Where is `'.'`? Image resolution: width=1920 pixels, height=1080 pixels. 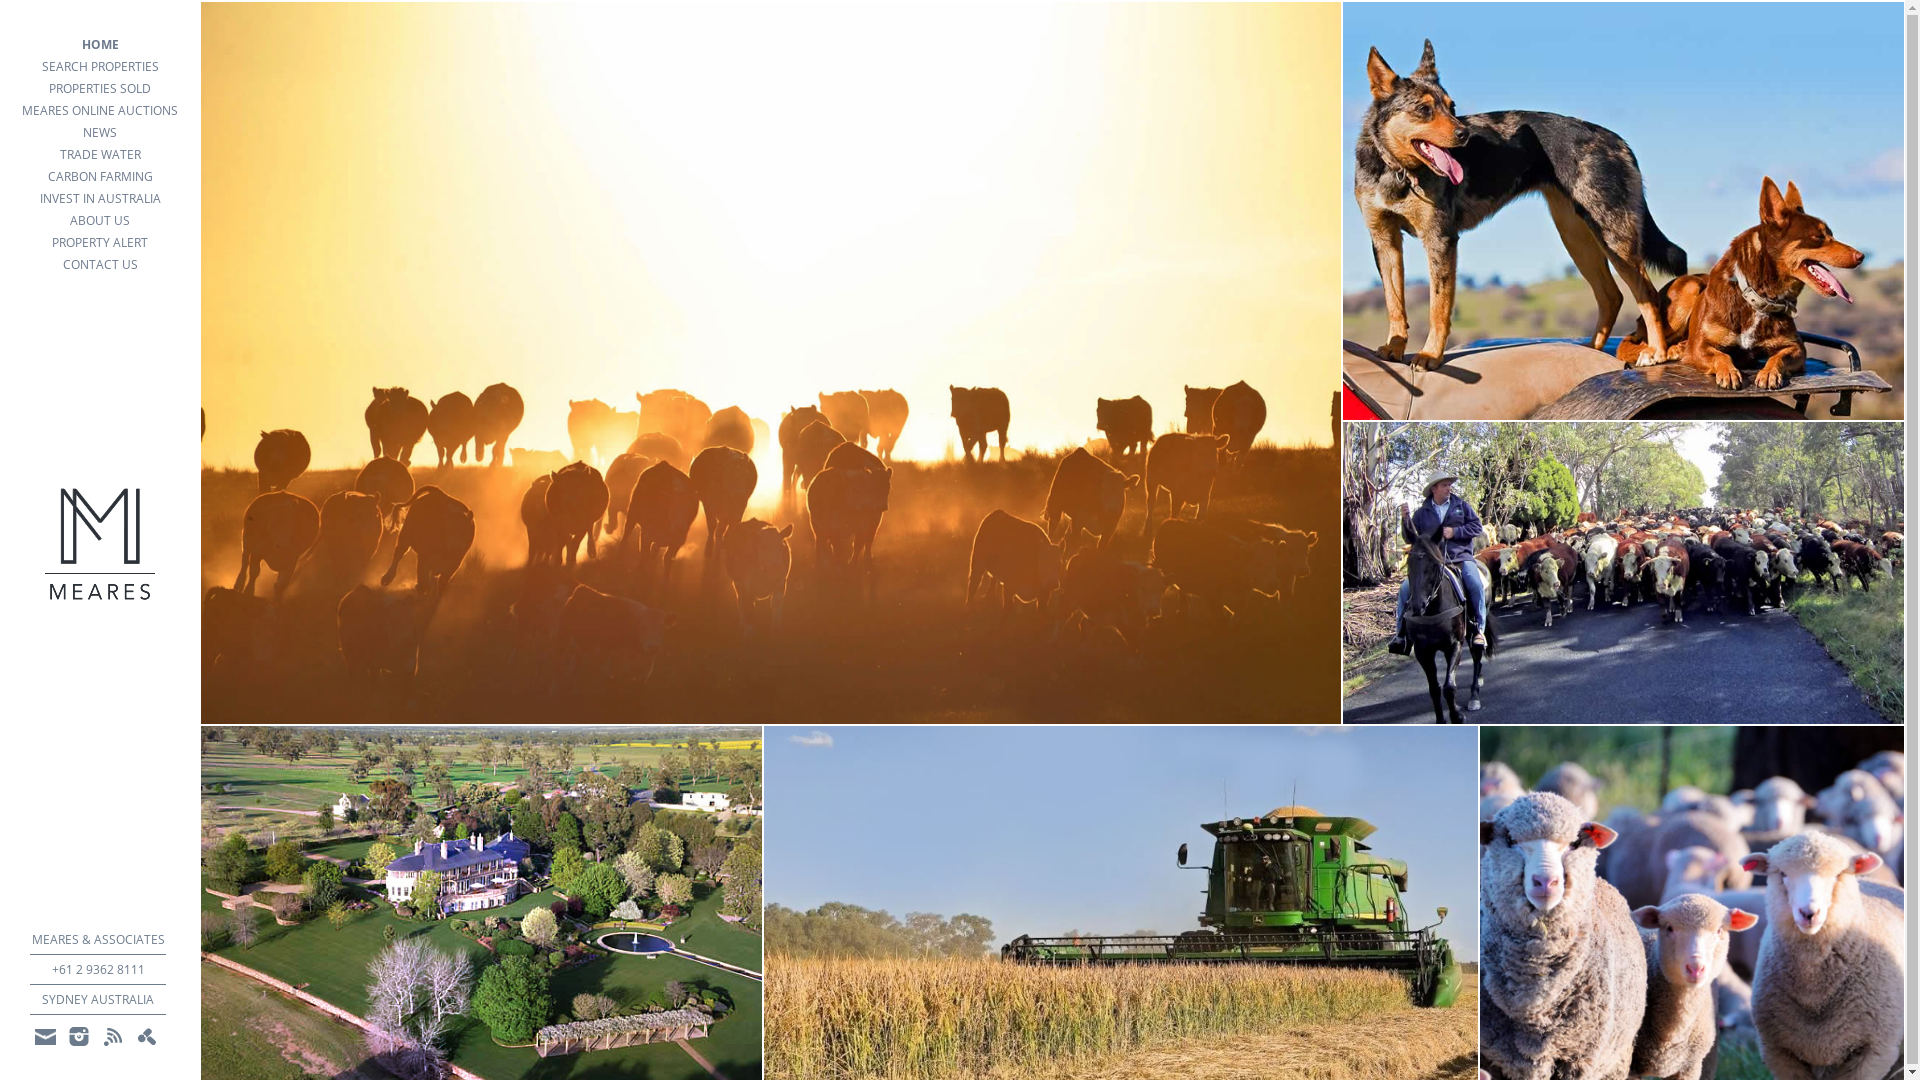
'.' is located at coordinates (78, 1035).